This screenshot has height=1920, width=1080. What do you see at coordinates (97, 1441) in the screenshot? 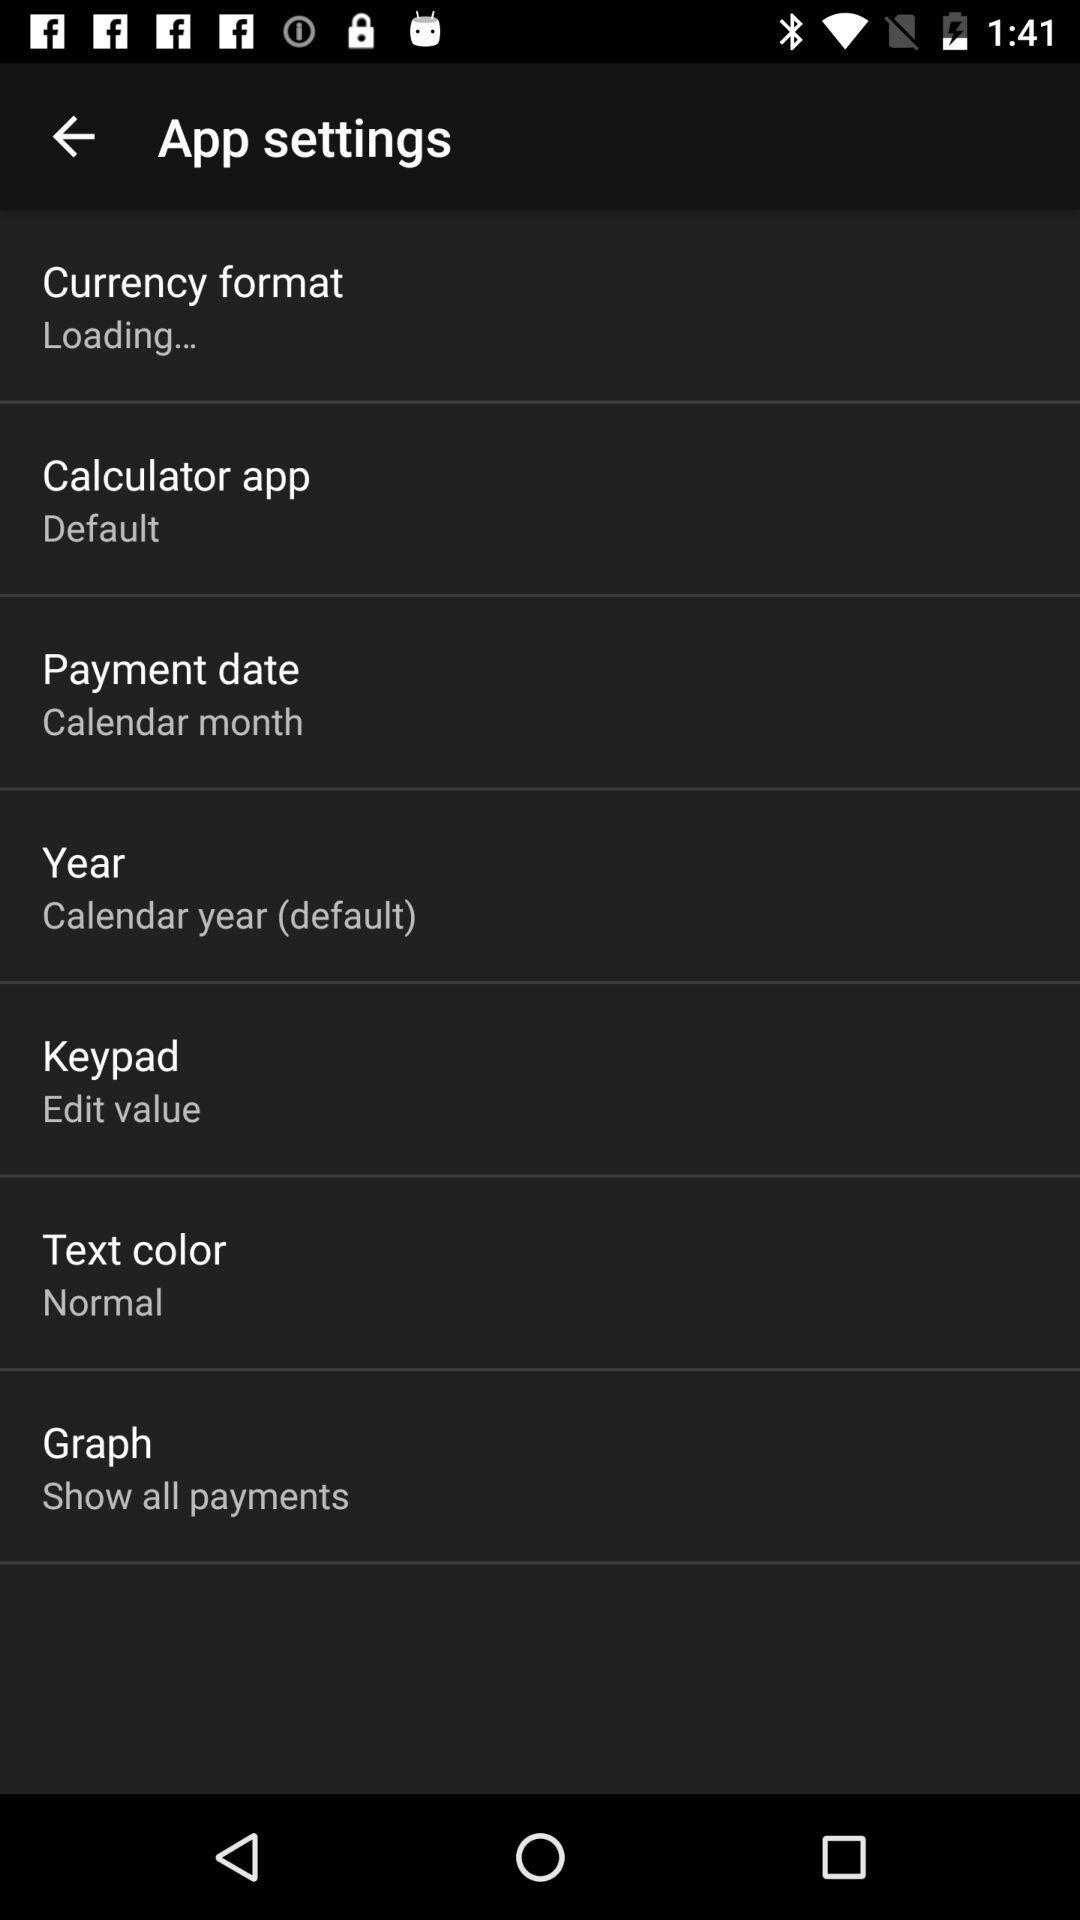
I see `the graph item` at bounding box center [97, 1441].